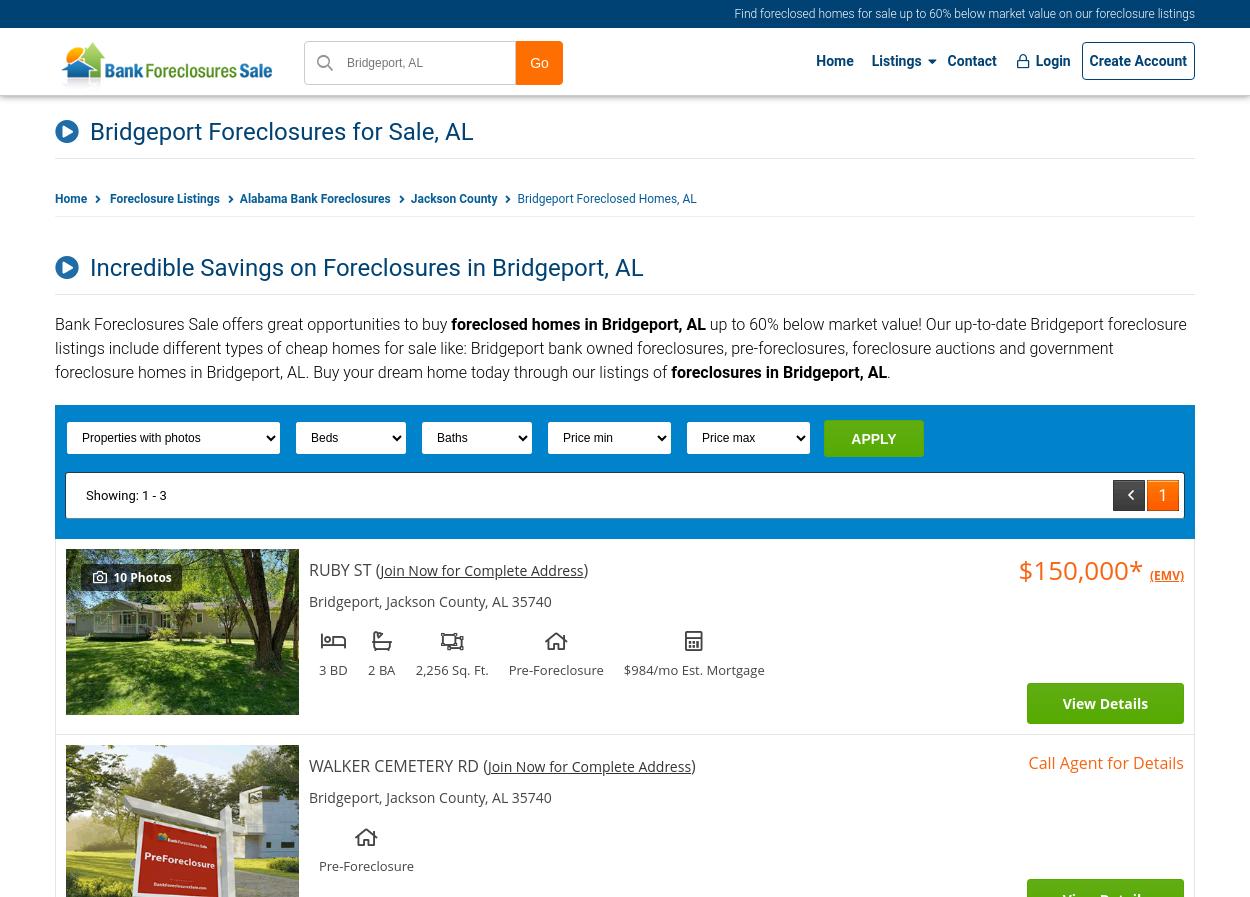 The width and height of the screenshot is (1250, 897). I want to click on '2 BA', so click(381, 669).